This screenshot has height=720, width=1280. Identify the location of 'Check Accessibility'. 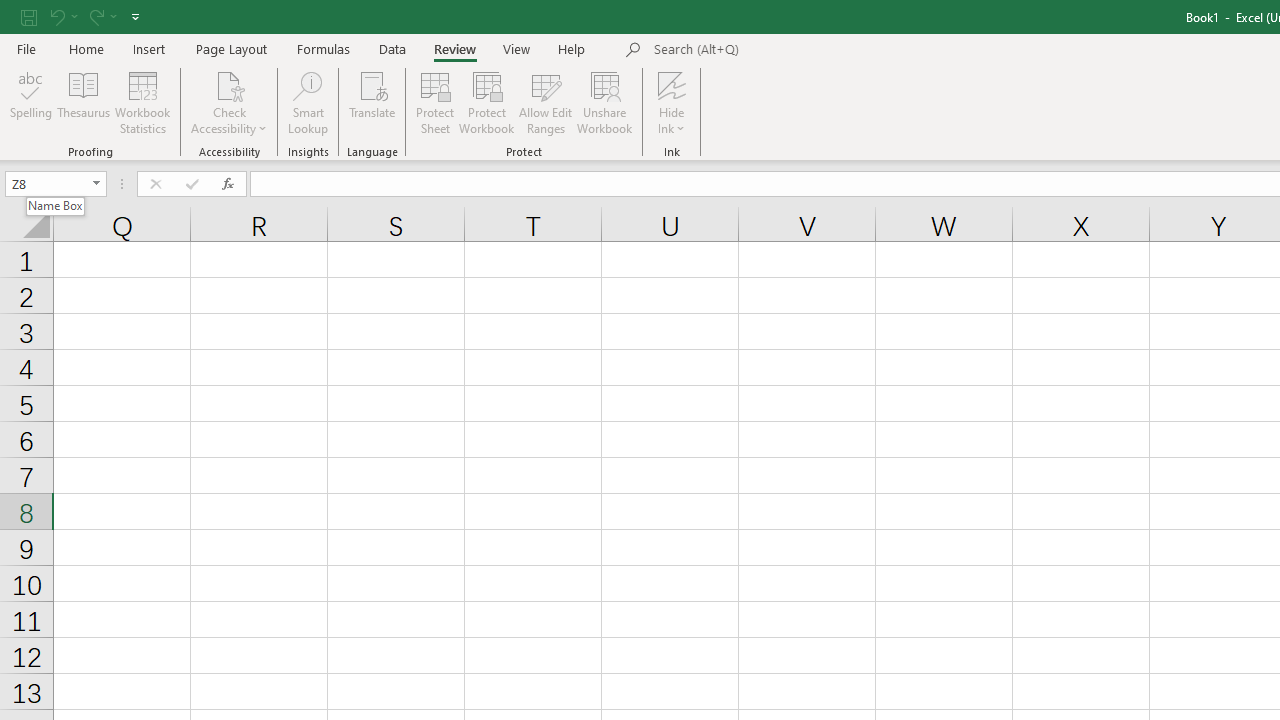
(229, 84).